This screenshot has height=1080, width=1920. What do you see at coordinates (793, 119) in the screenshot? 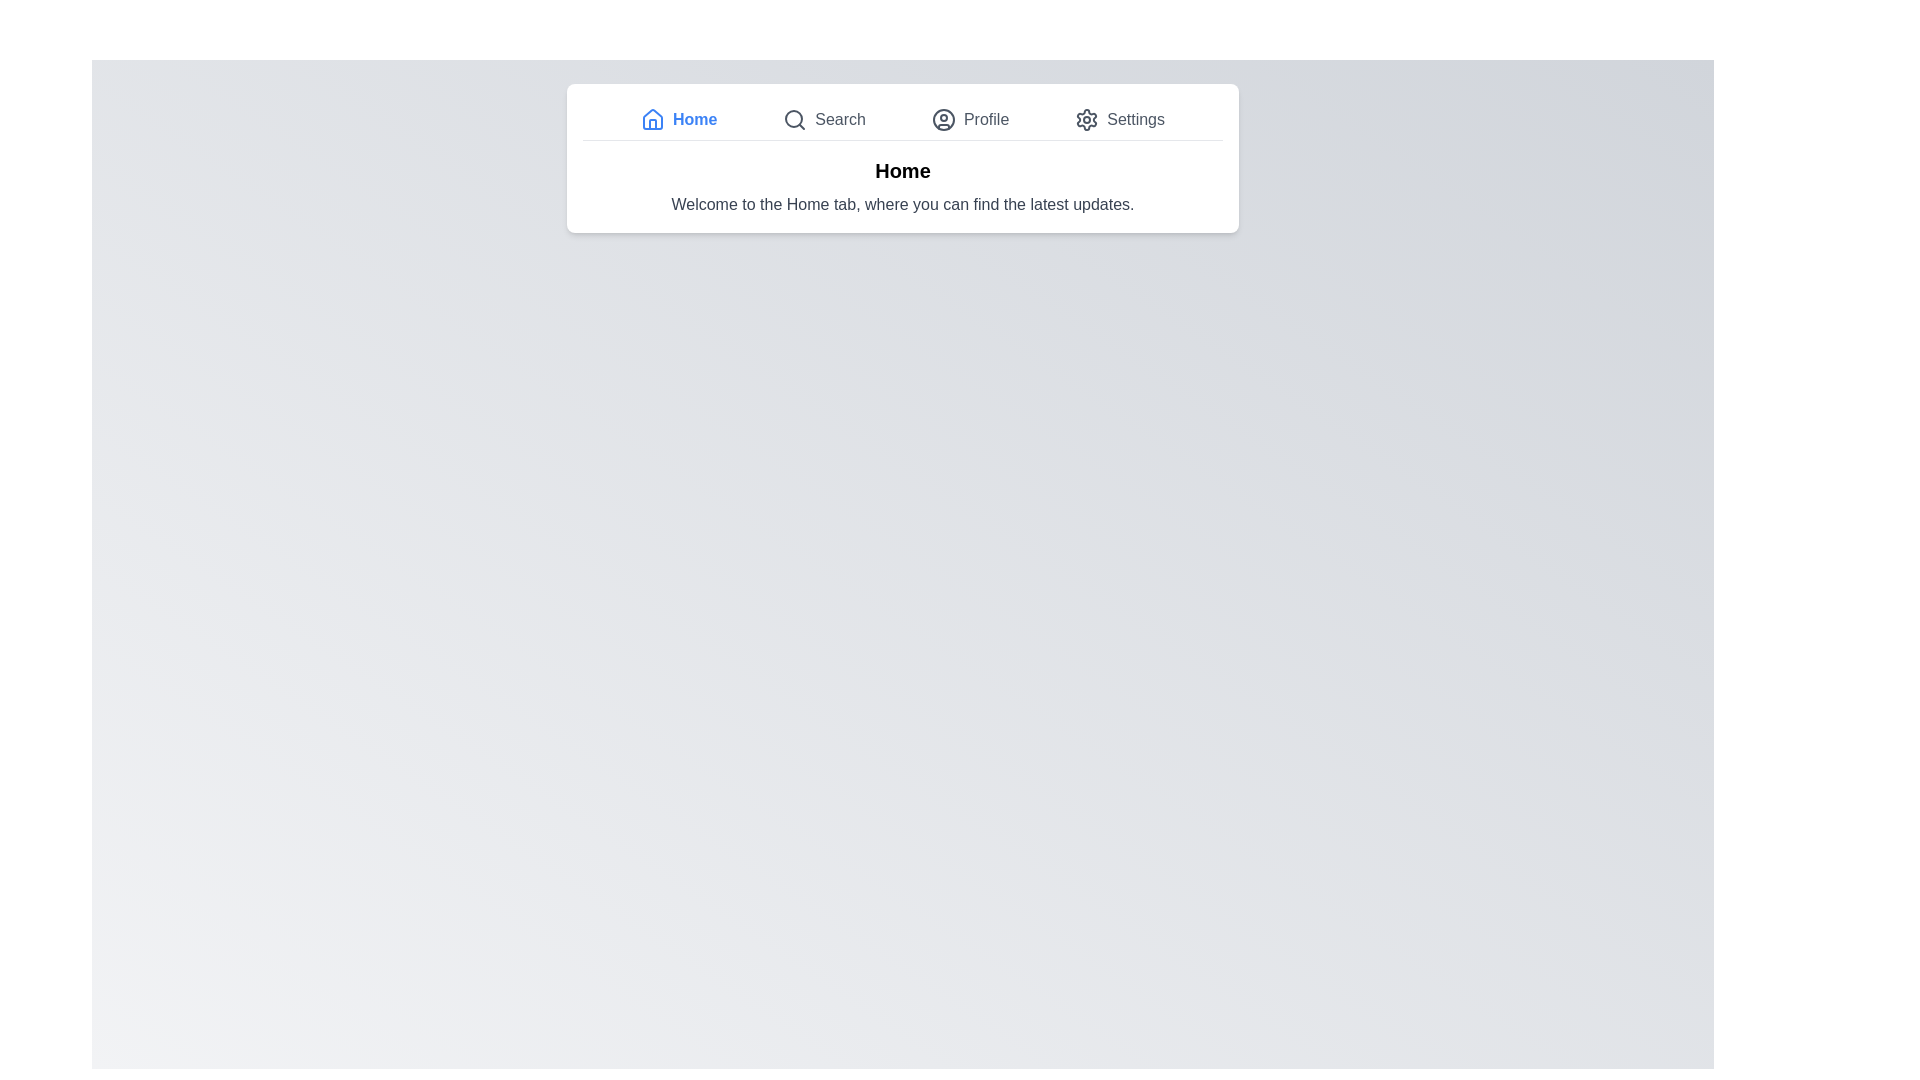
I see `the SVG Circle Element that represents the lens of the search icon, which is located second from the left in the navigation controls at the top of the interface` at bounding box center [793, 119].